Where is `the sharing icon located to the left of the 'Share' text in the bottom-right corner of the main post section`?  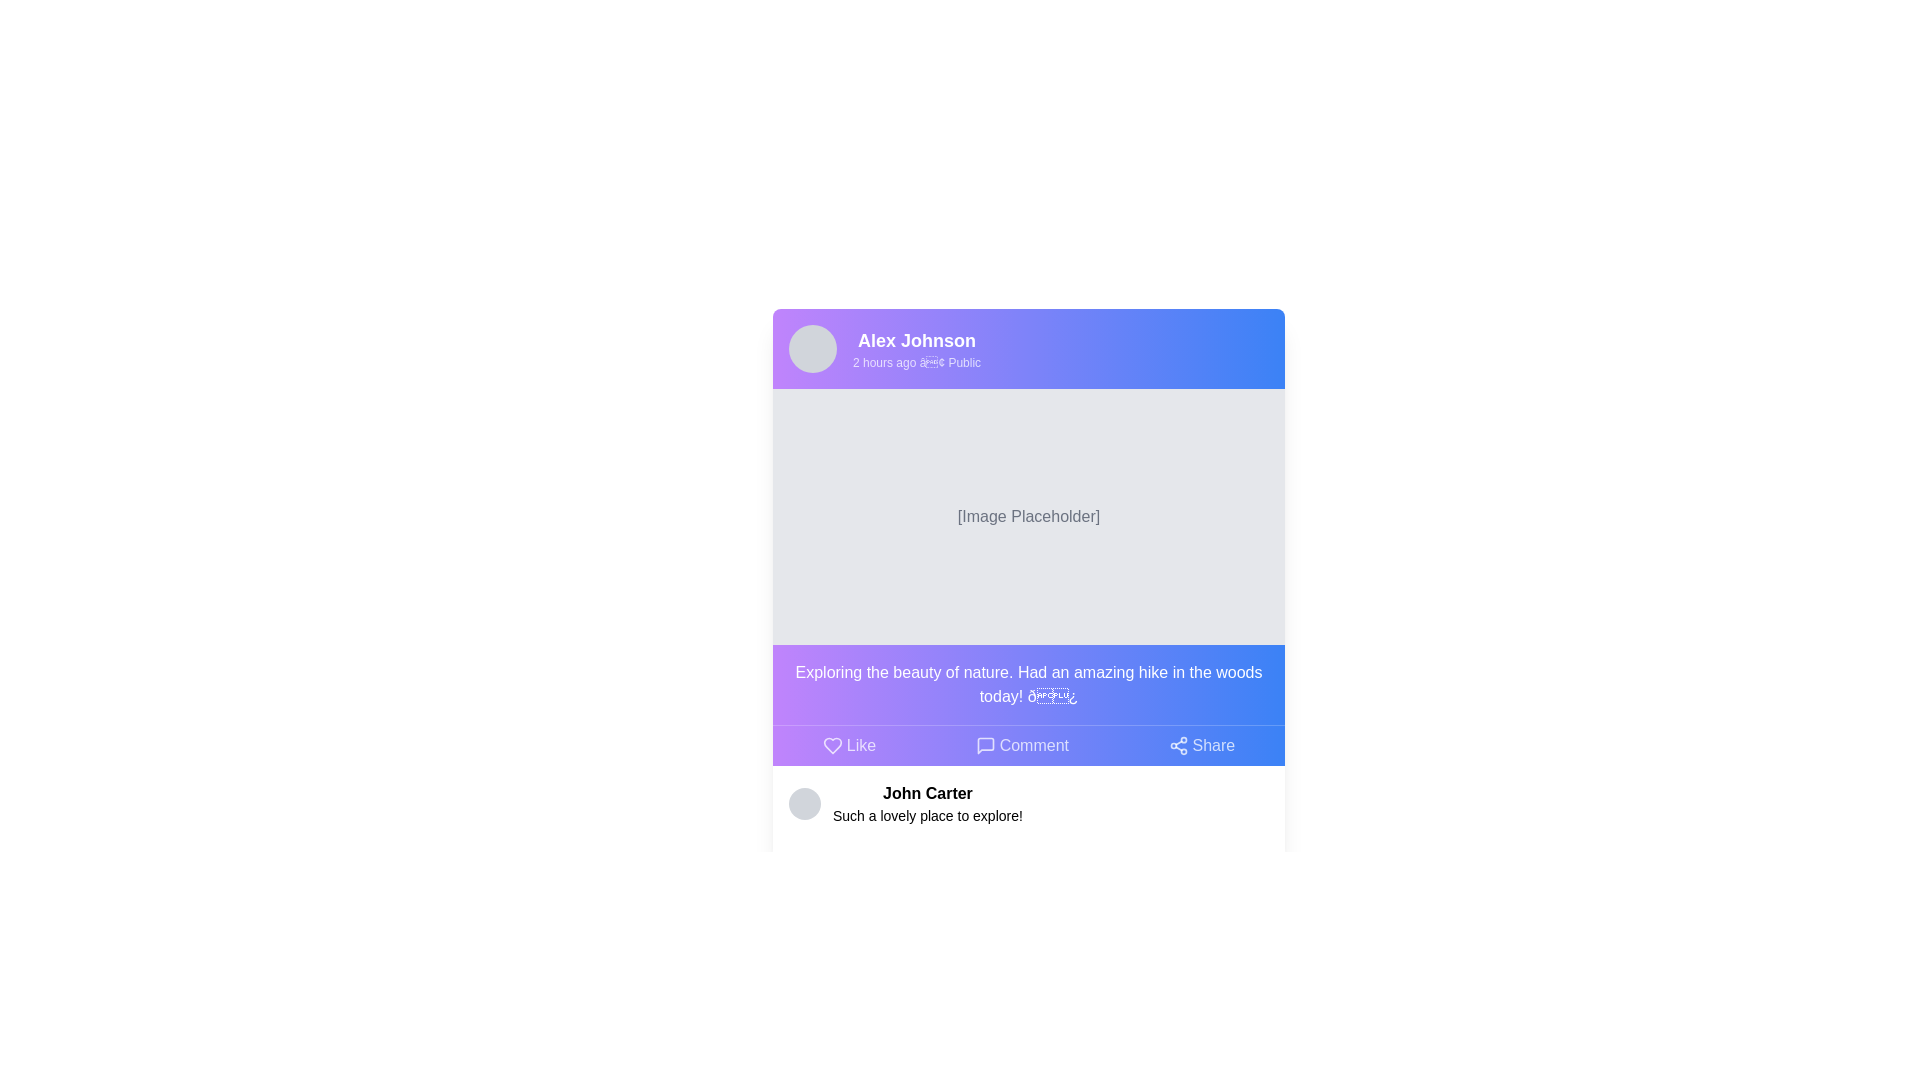 the sharing icon located to the left of the 'Share' text in the bottom-right corner of the main post section is located at coordinates (1178, 745).